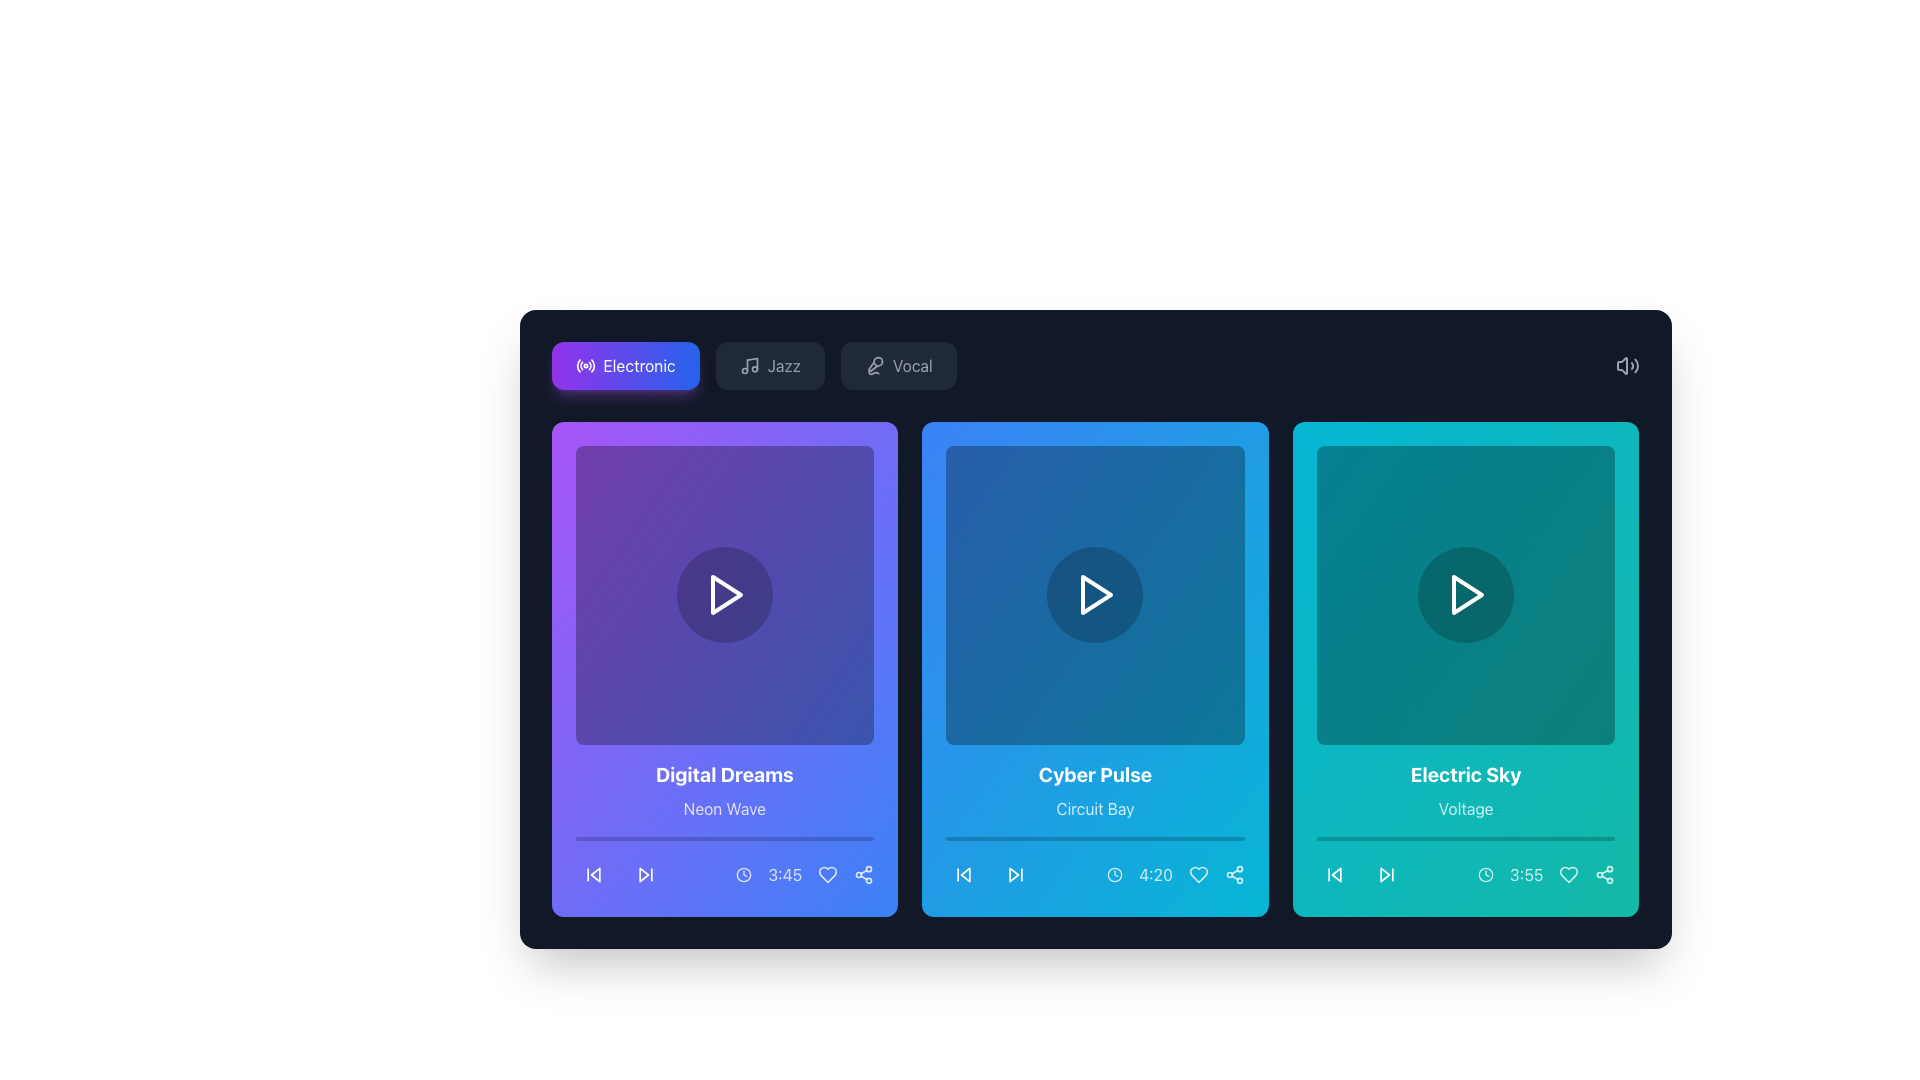 This screenshot has height=1080, width=1920. I want to click on the 'jazz' button, which is a dark rounded button with a music note icon, located, so click(769, 366).